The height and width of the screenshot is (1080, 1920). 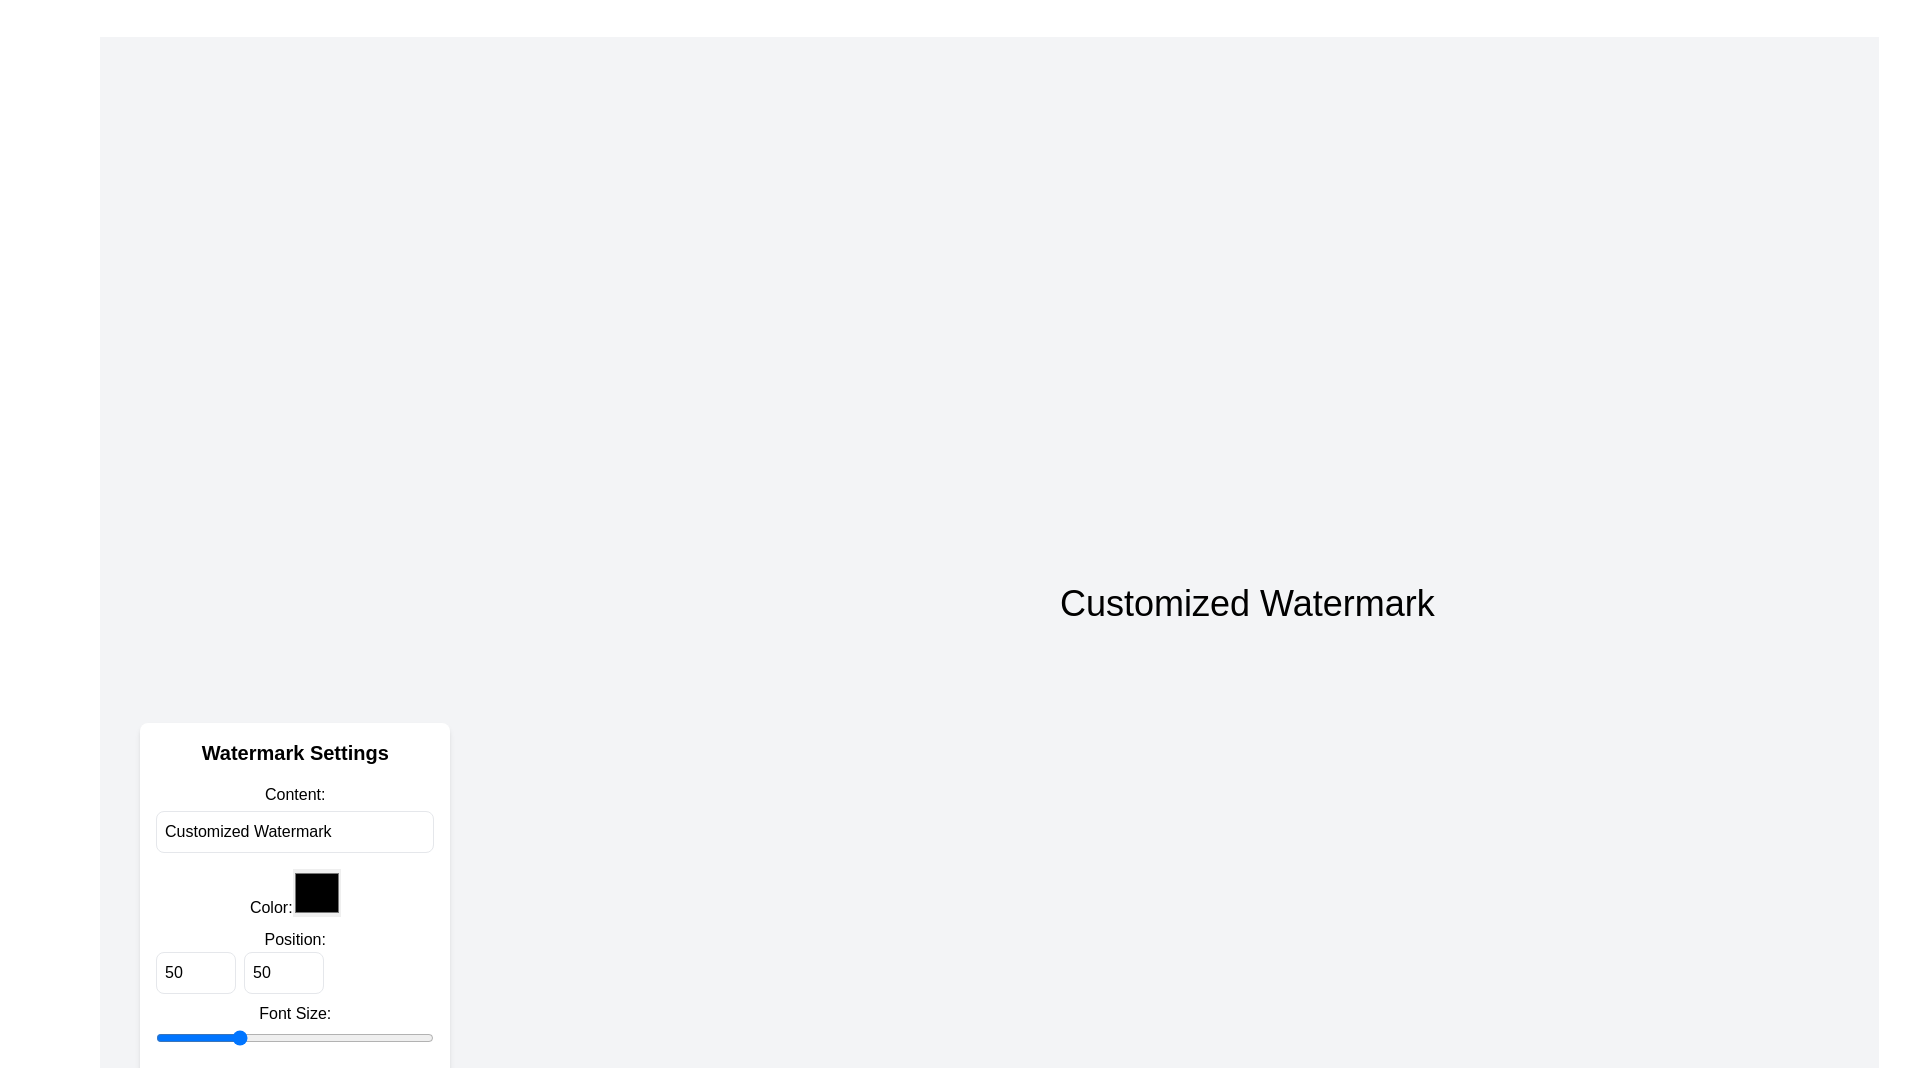 I want to click on the font size, so click(x=312, y=1036).